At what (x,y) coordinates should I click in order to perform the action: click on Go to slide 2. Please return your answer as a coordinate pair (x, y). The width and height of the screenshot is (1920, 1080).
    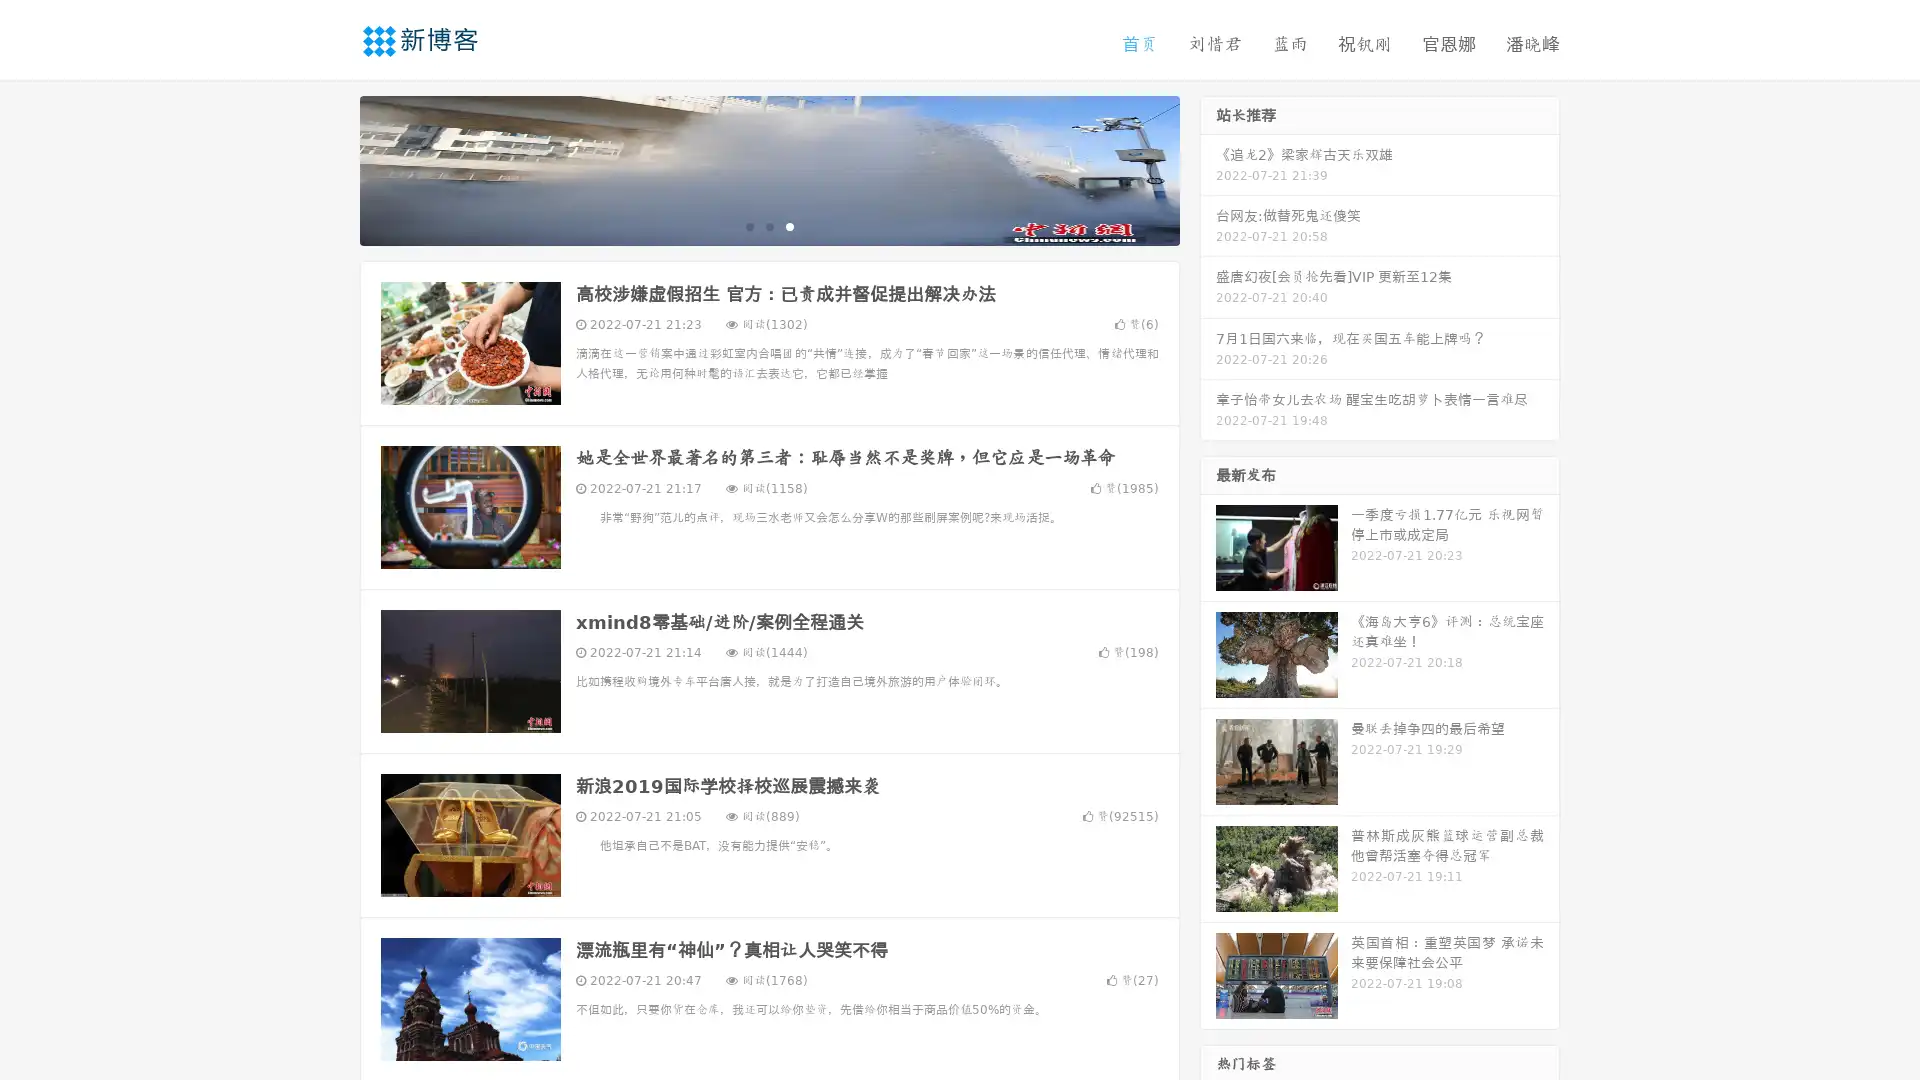
    Looking at the image, I should click on (768, 225).